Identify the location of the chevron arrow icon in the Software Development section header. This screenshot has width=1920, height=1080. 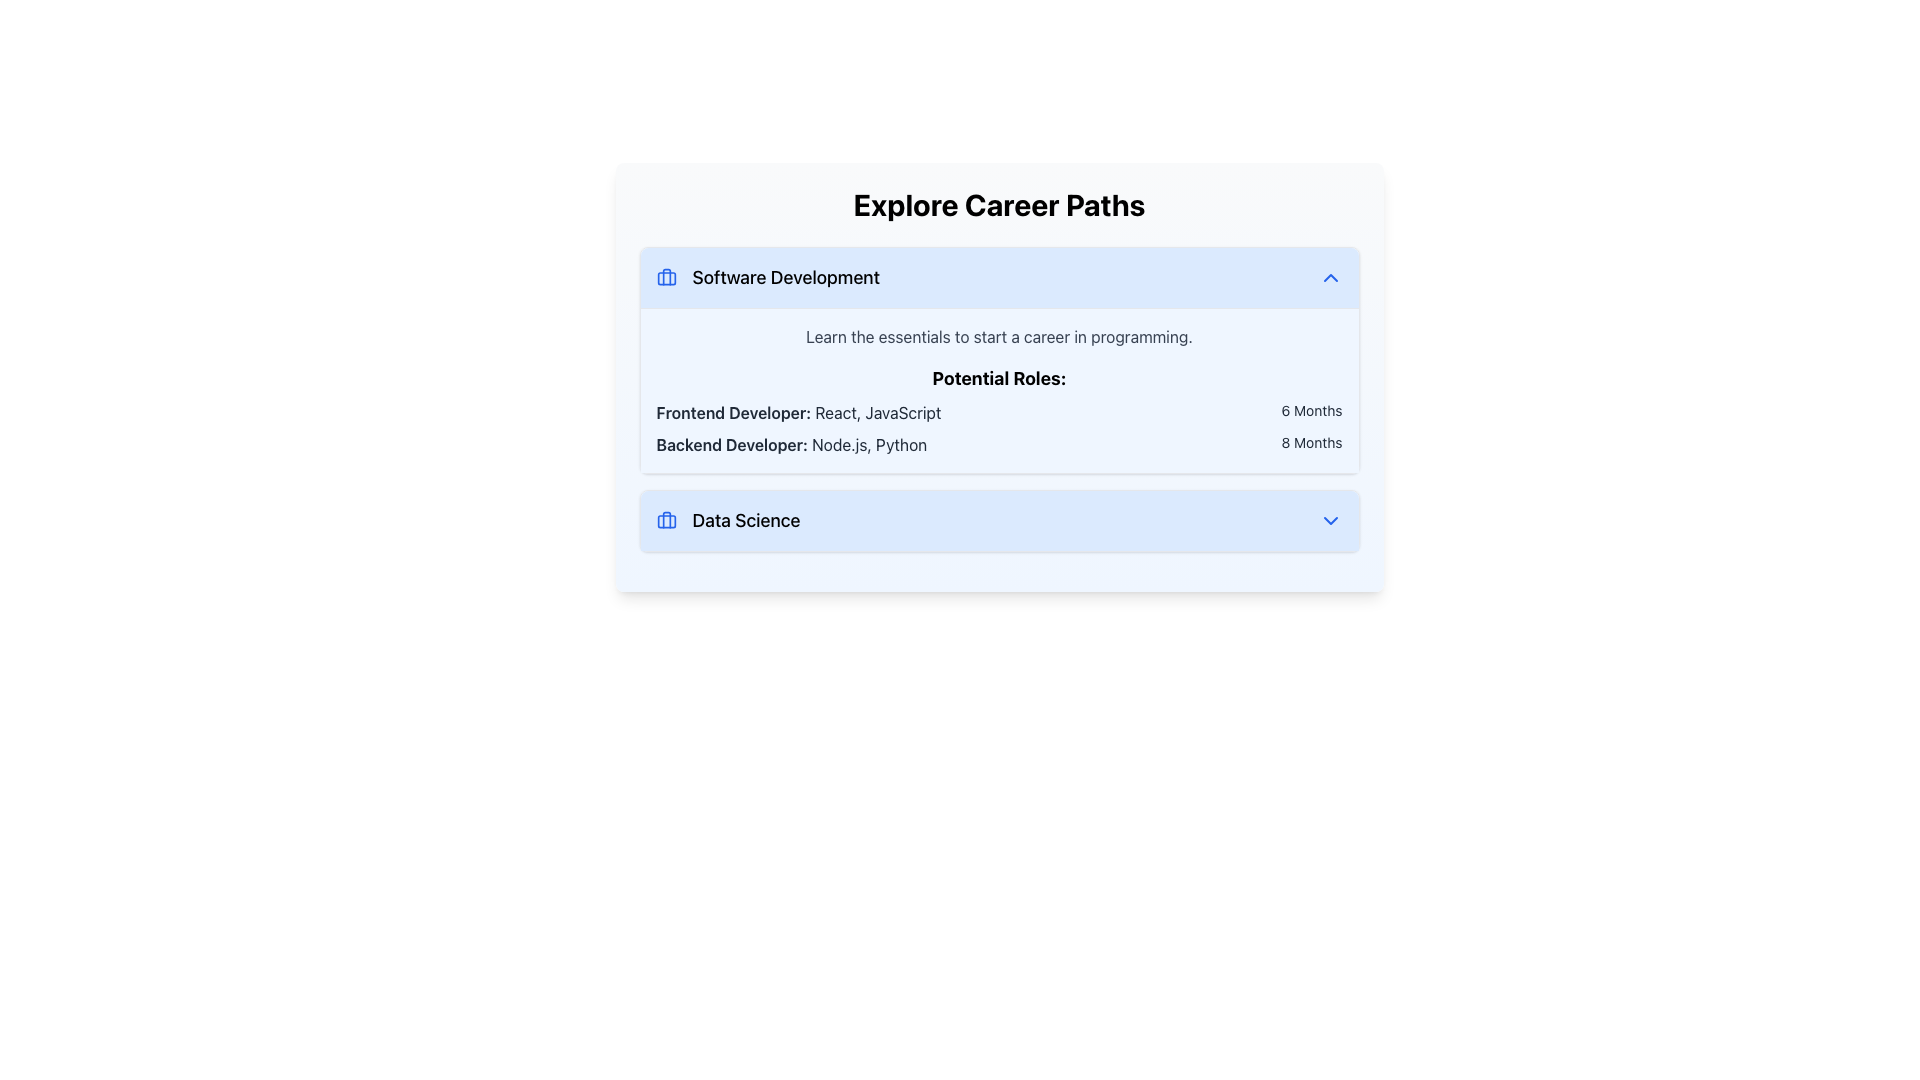
(1330, 277).